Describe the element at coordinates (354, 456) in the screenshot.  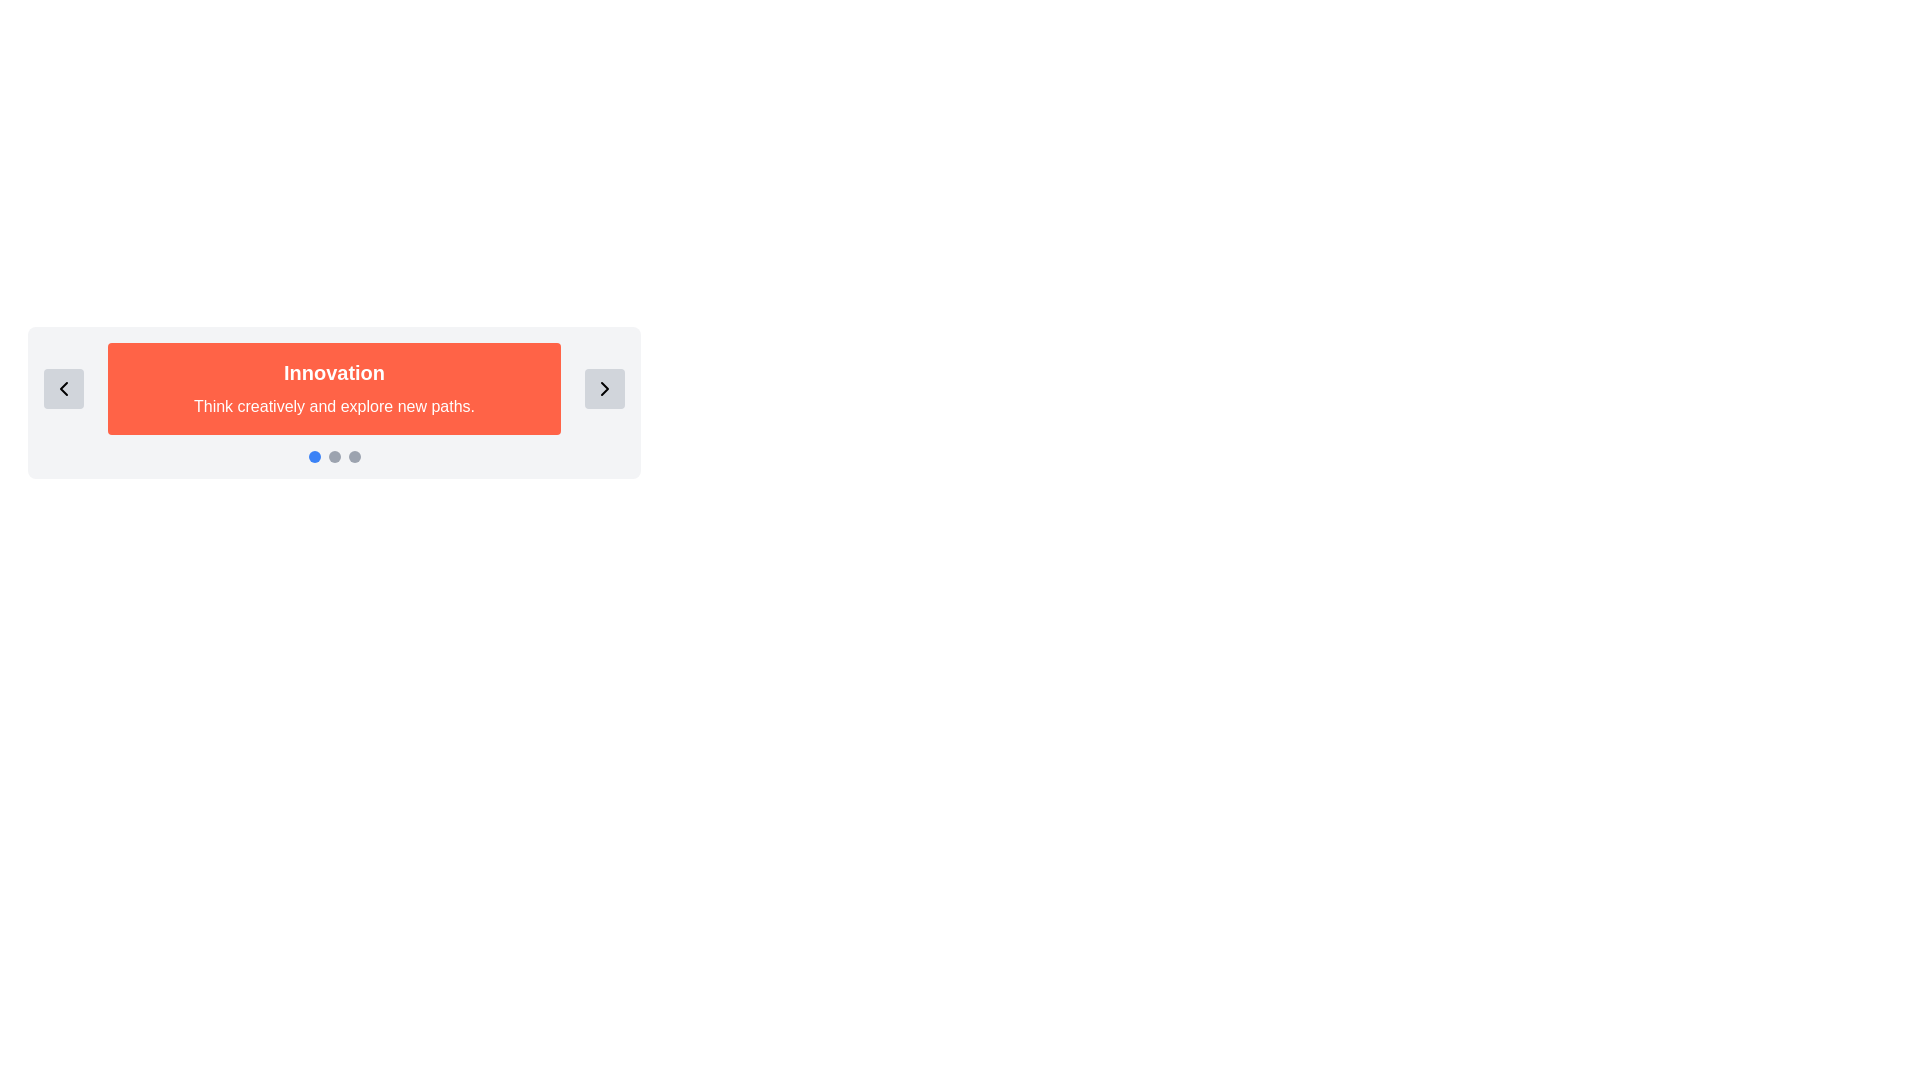
I see `the third dot-style navigation indicator for the carousel located beneath the 'Innovation' banner` at that location.